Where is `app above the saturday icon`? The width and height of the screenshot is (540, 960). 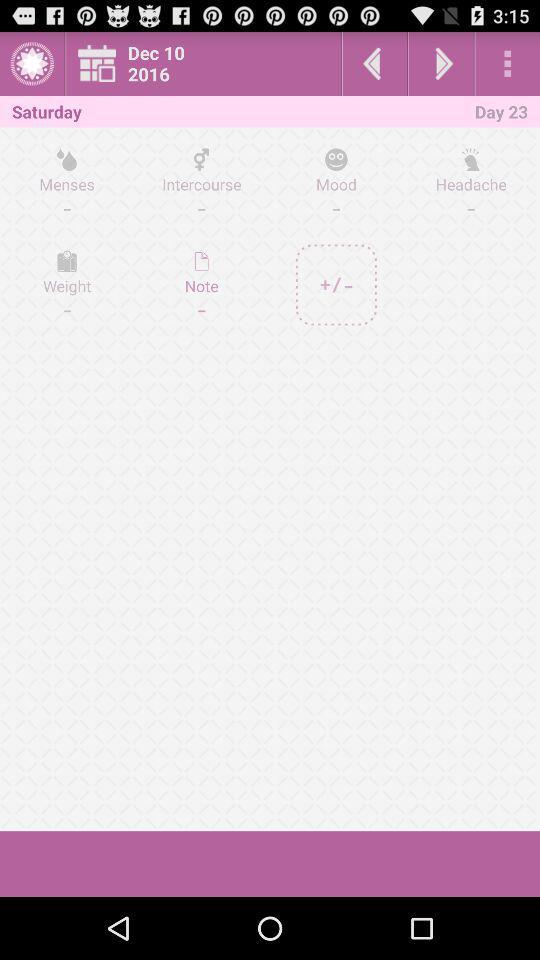 app above the saturday icon is located at coordinates (31, 63).